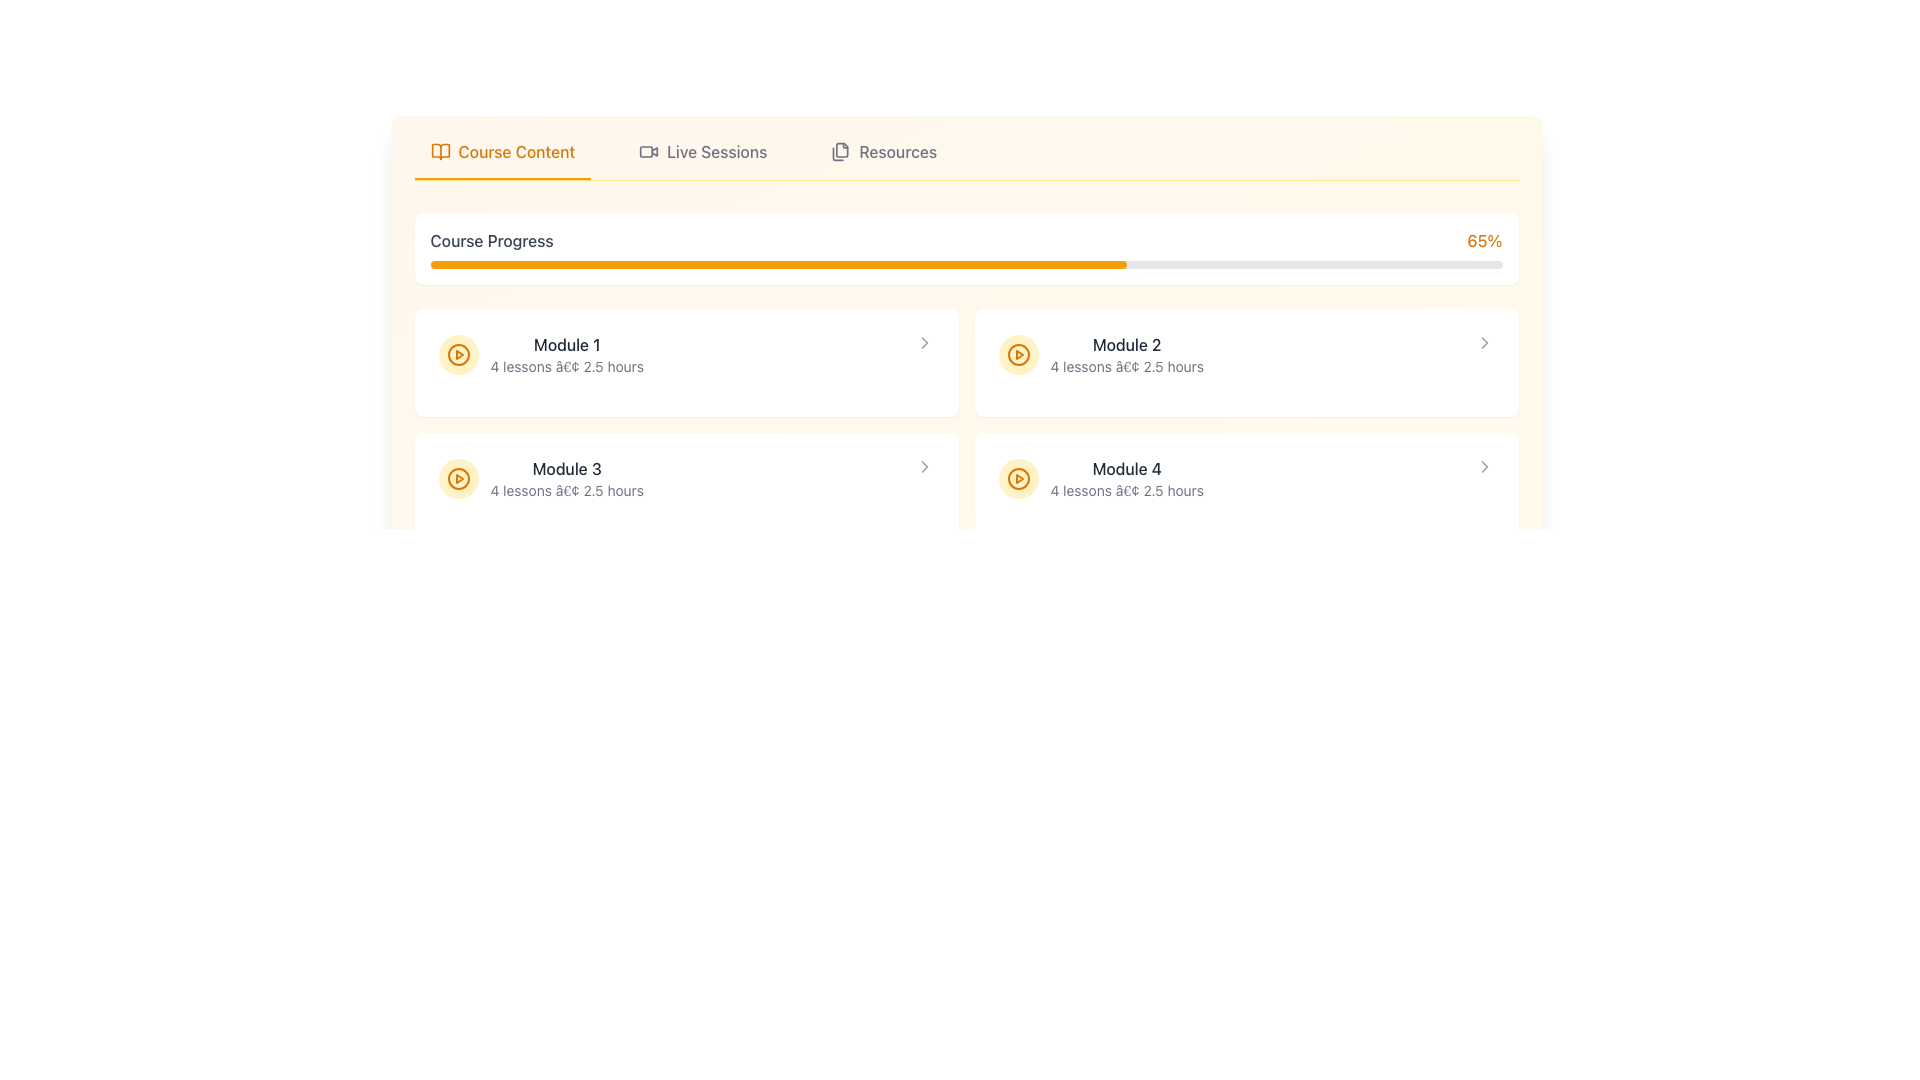  Describe the element at coordinates (566, 469) in the screenshot. I see `the text label displaying 'Module 3', which is styled with medium font weight and dark gray color, located in the middle-left region of the application layout` at that location.